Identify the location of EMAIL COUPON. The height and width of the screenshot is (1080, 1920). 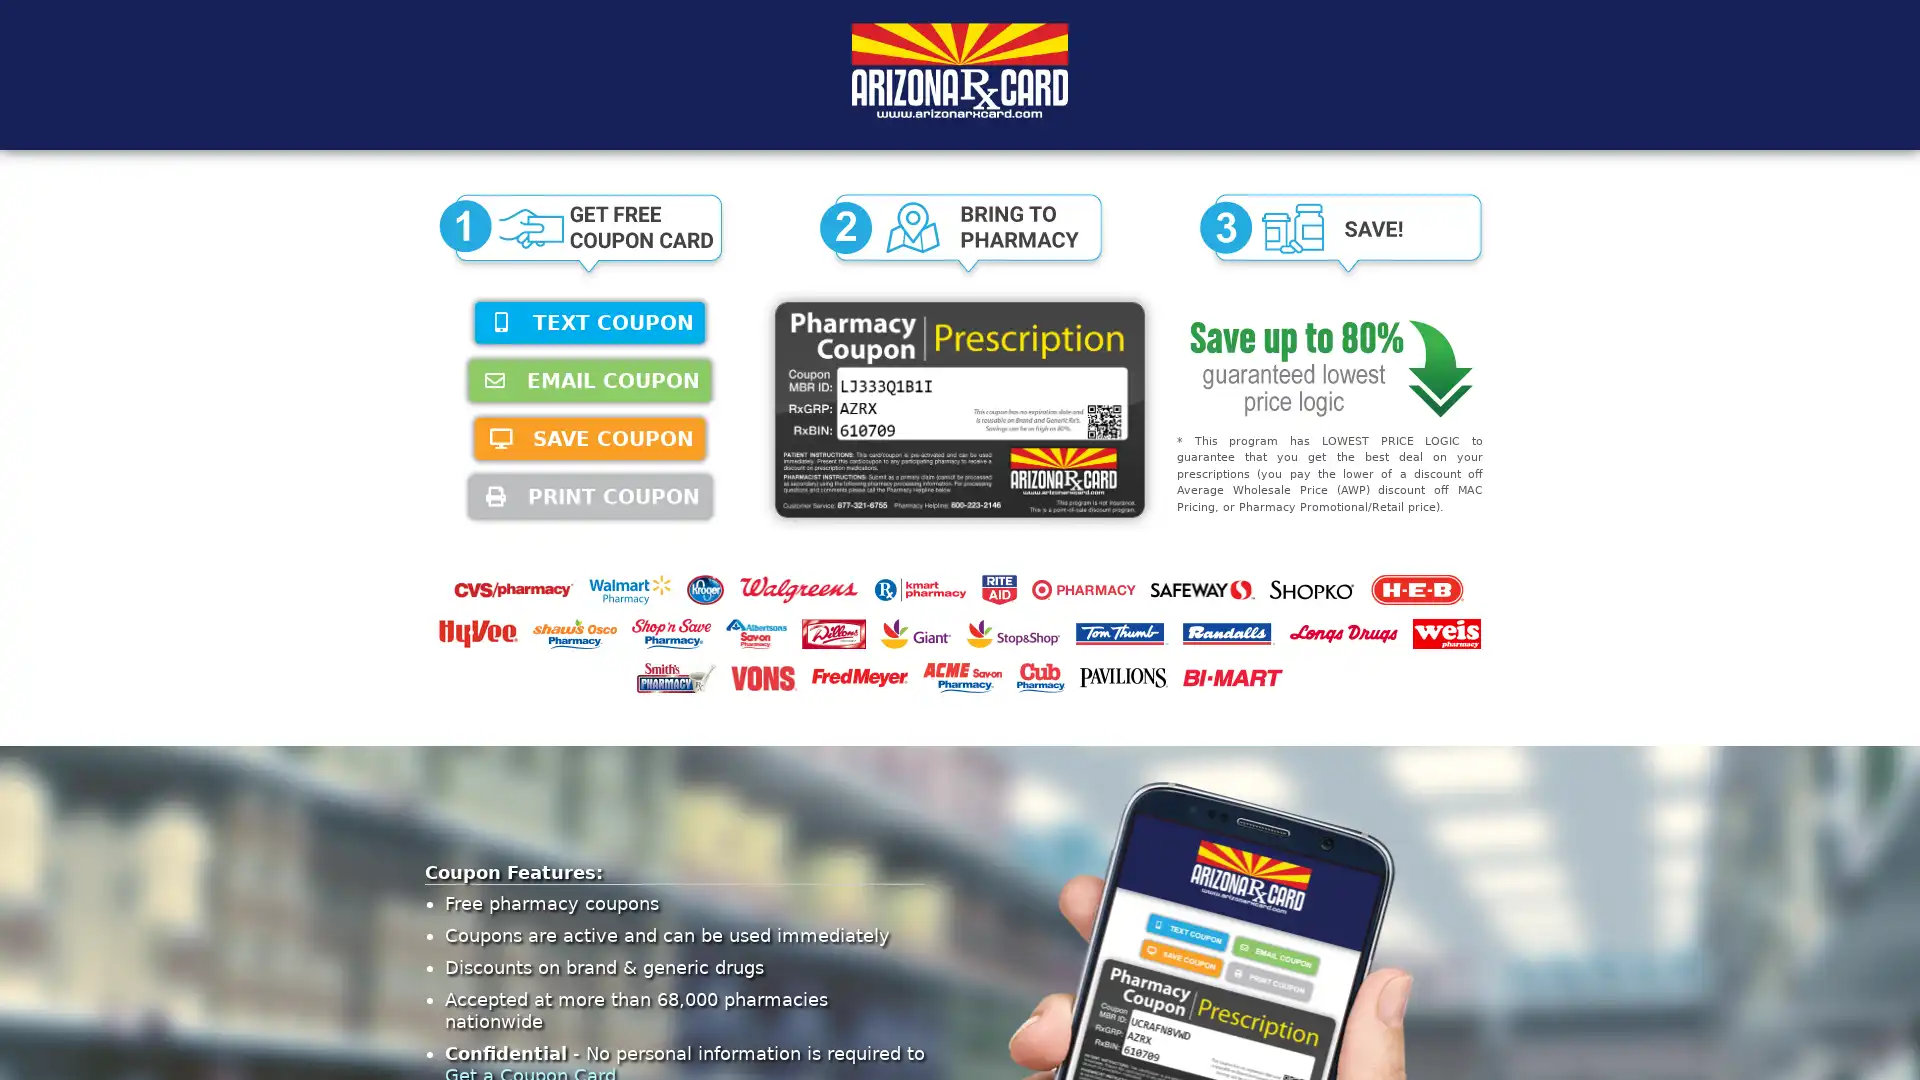
(589, 381).